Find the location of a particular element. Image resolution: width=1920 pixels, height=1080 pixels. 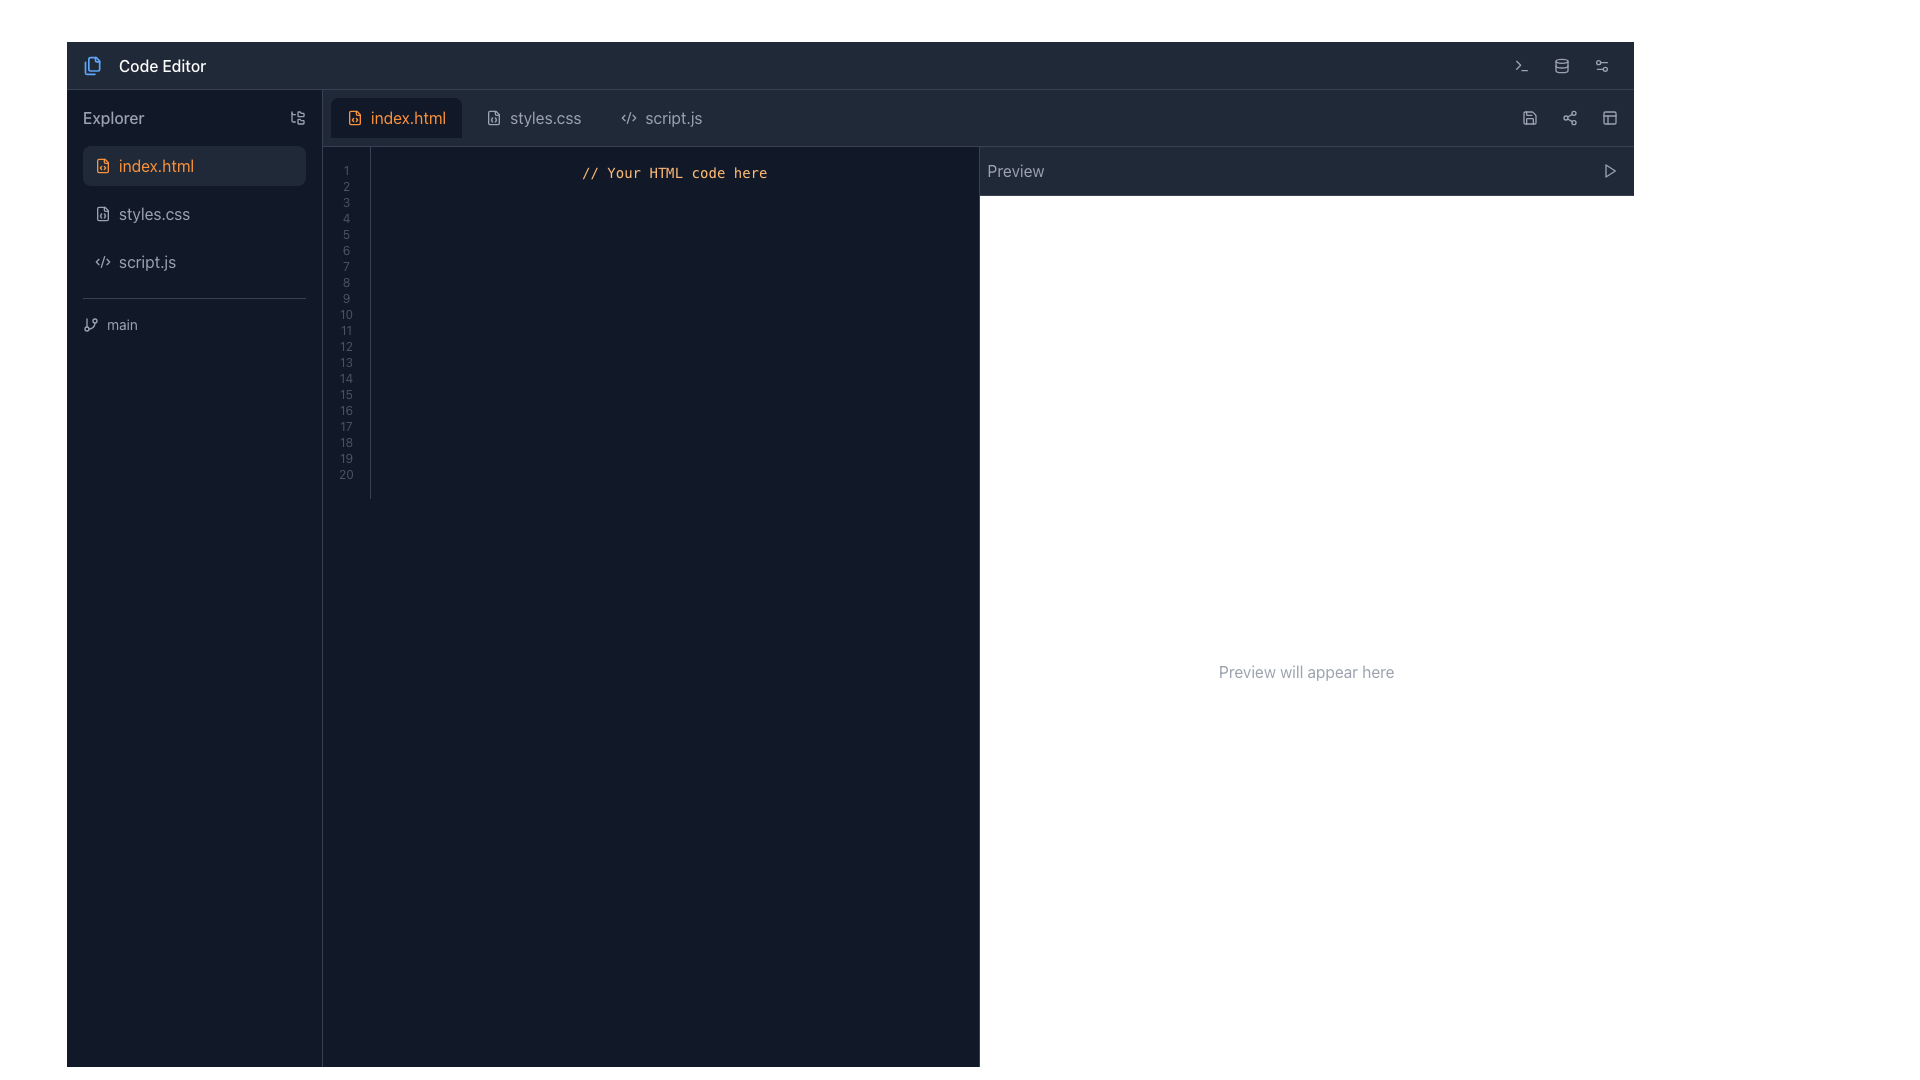

the text label representing line number 9 in the code editor interface, which is the ninth item in the vertical sequence of line numbers is located at coordinates (346, 299).